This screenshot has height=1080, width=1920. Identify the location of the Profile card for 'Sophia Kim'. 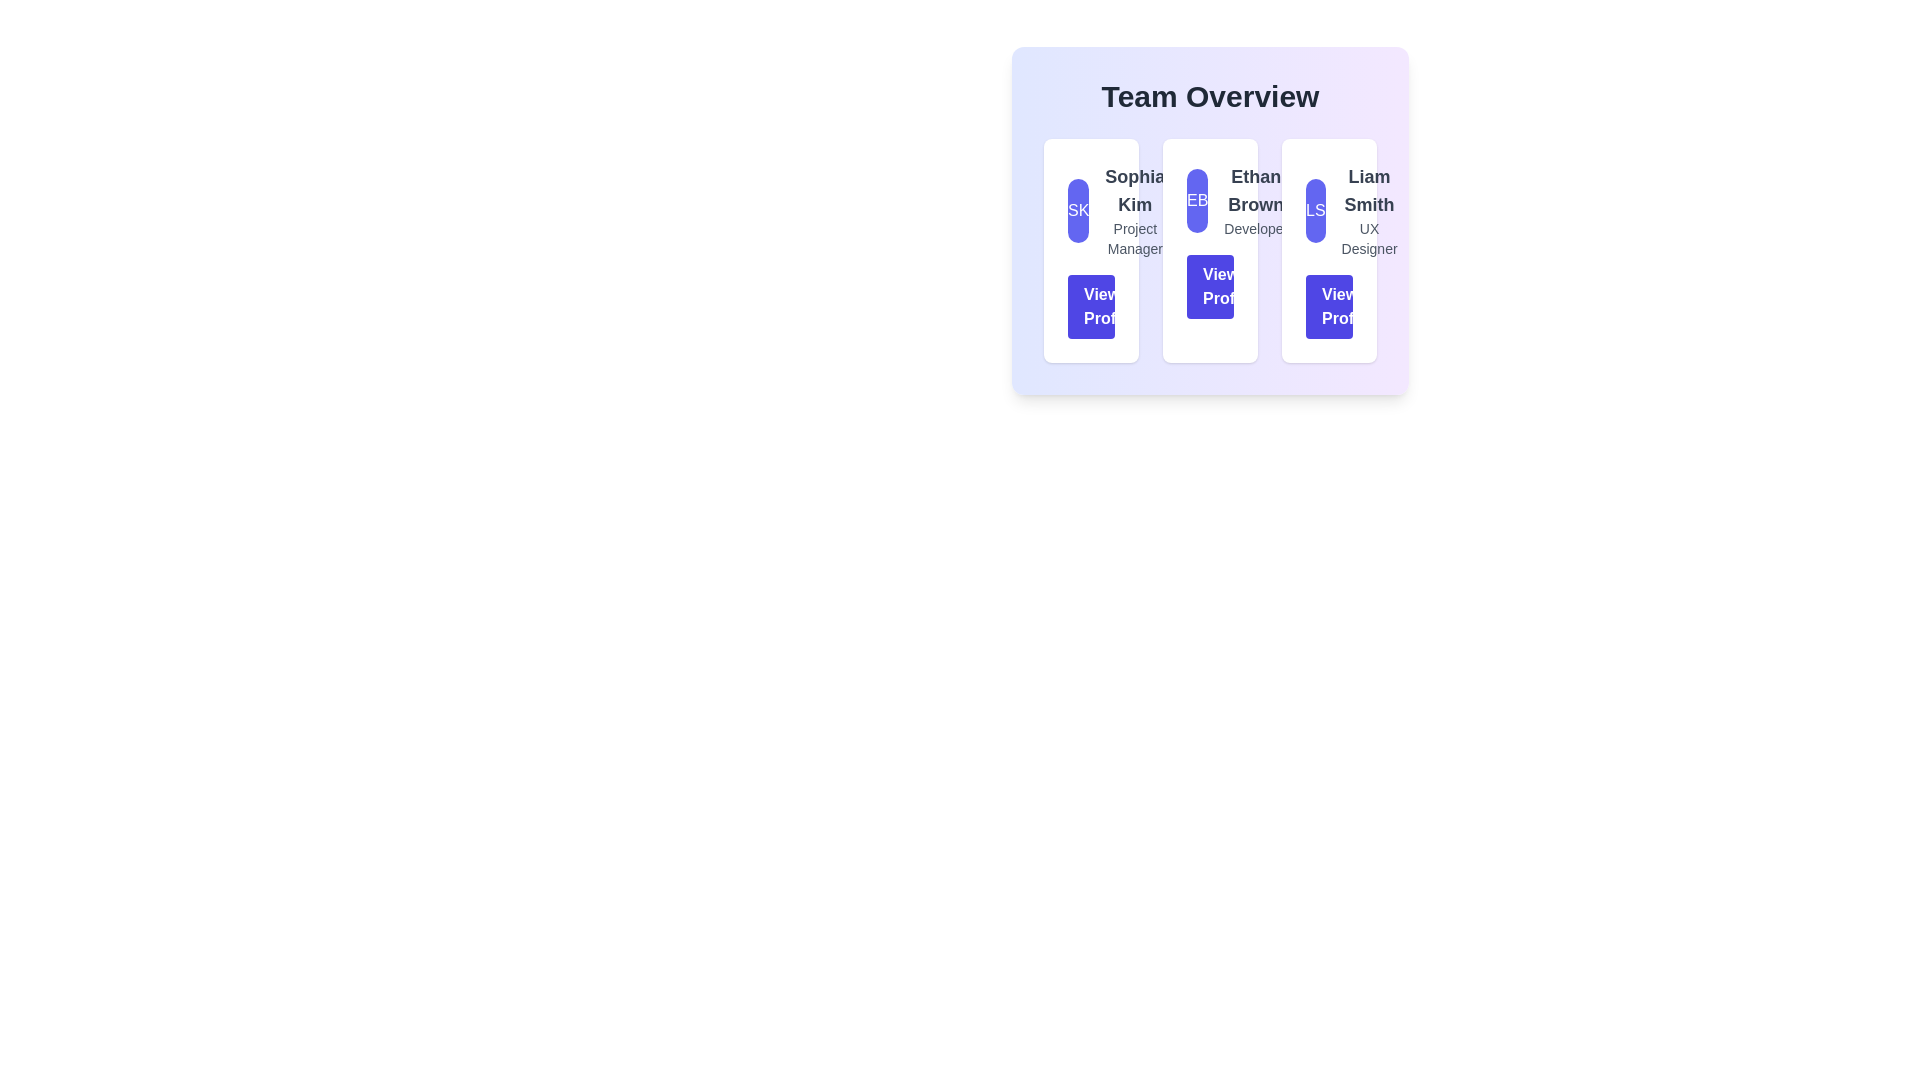
(1090, 249).